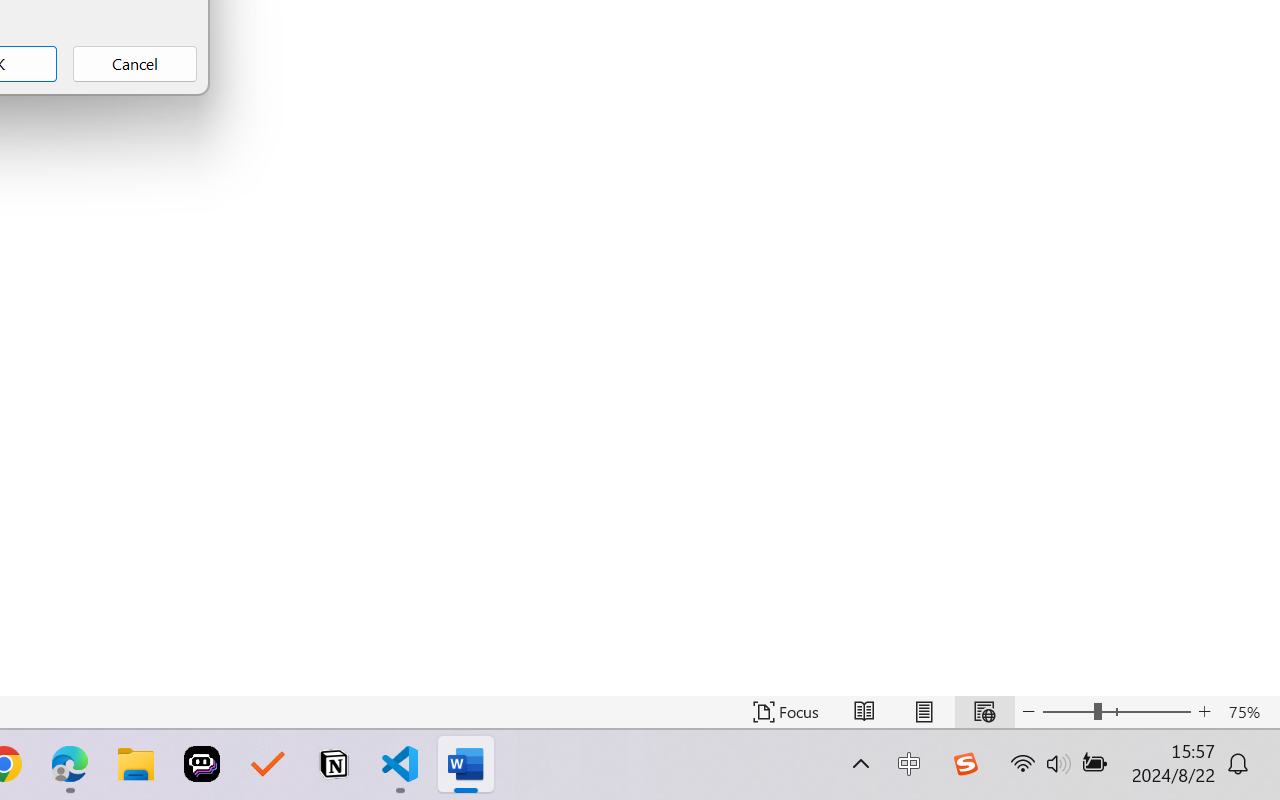  What do you see at coordinates (334, 764) in the screenshot?
I see `'Notion'` at bounding box center [334, 764].